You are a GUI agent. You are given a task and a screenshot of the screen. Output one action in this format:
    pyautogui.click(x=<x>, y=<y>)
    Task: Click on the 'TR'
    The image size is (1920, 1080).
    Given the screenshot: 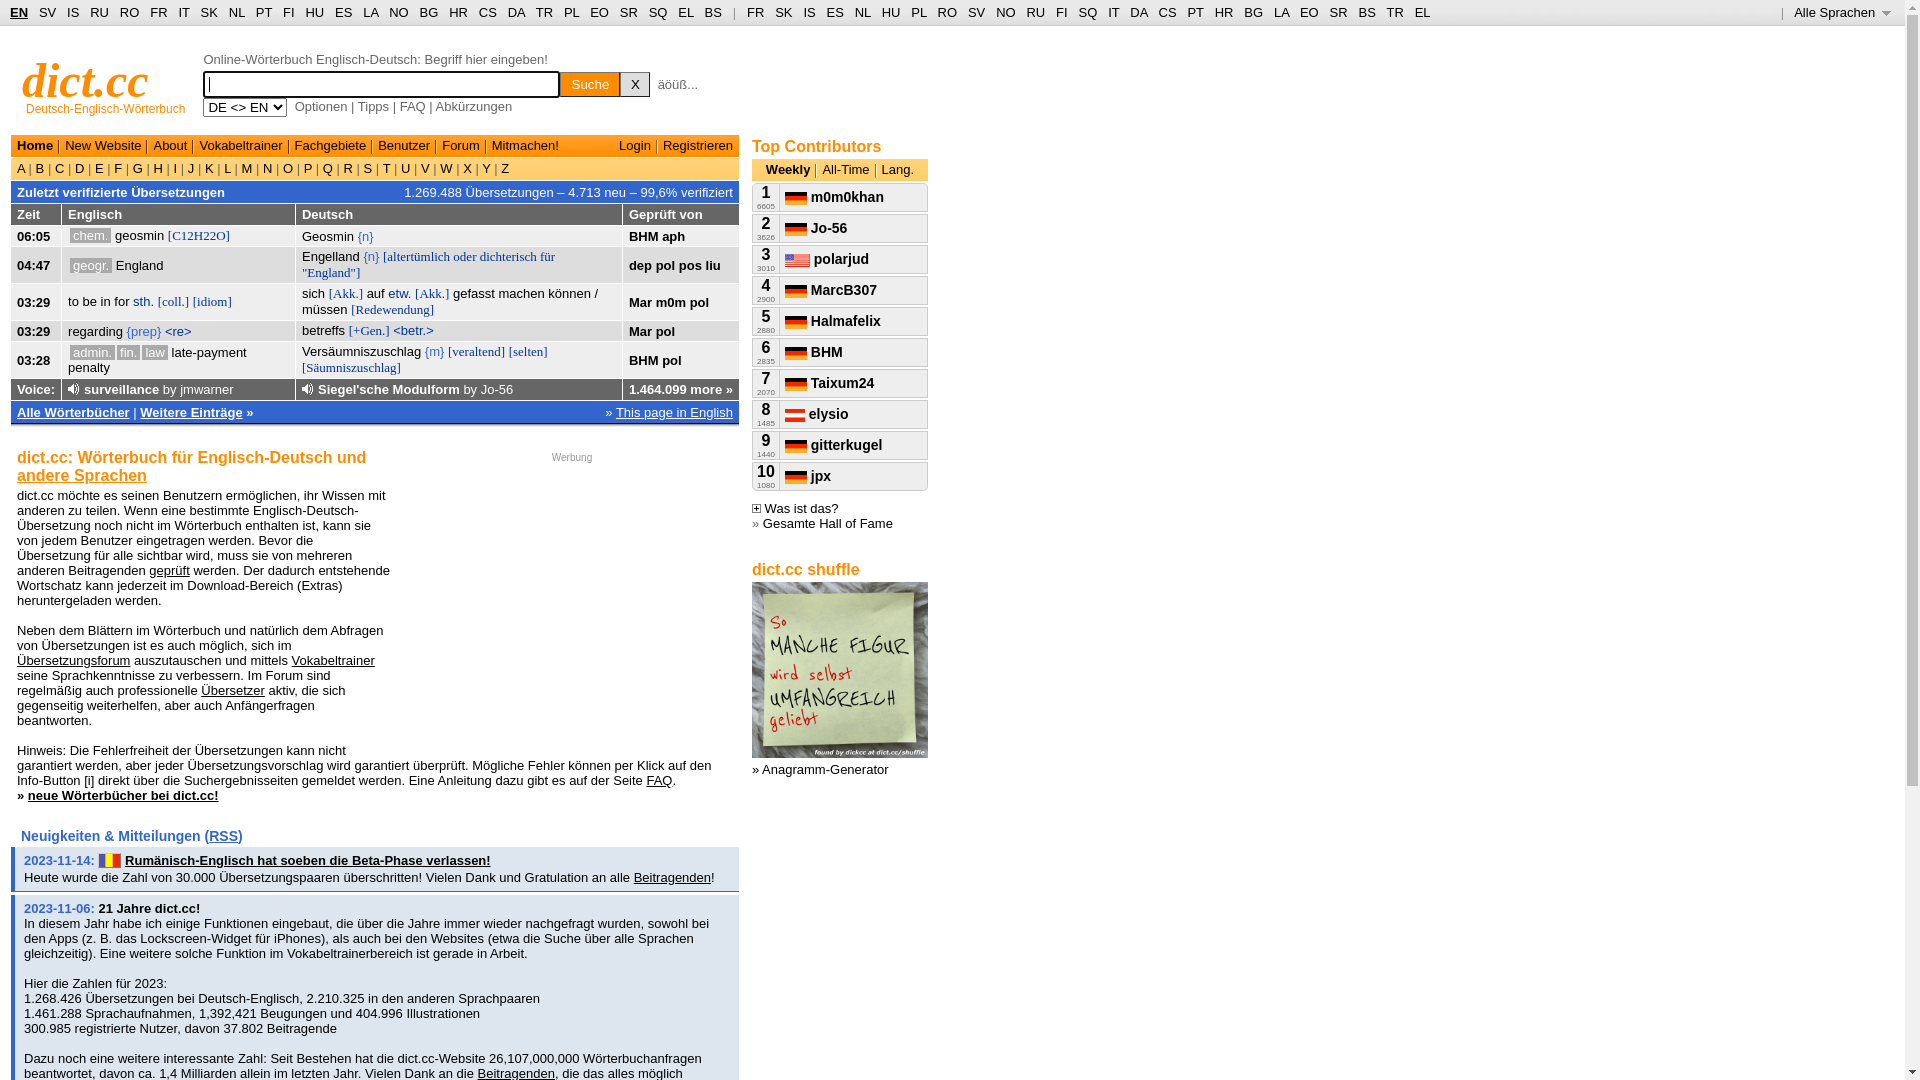 What is the action you would take?
    pyautogui.click(x=544, y=12)
    